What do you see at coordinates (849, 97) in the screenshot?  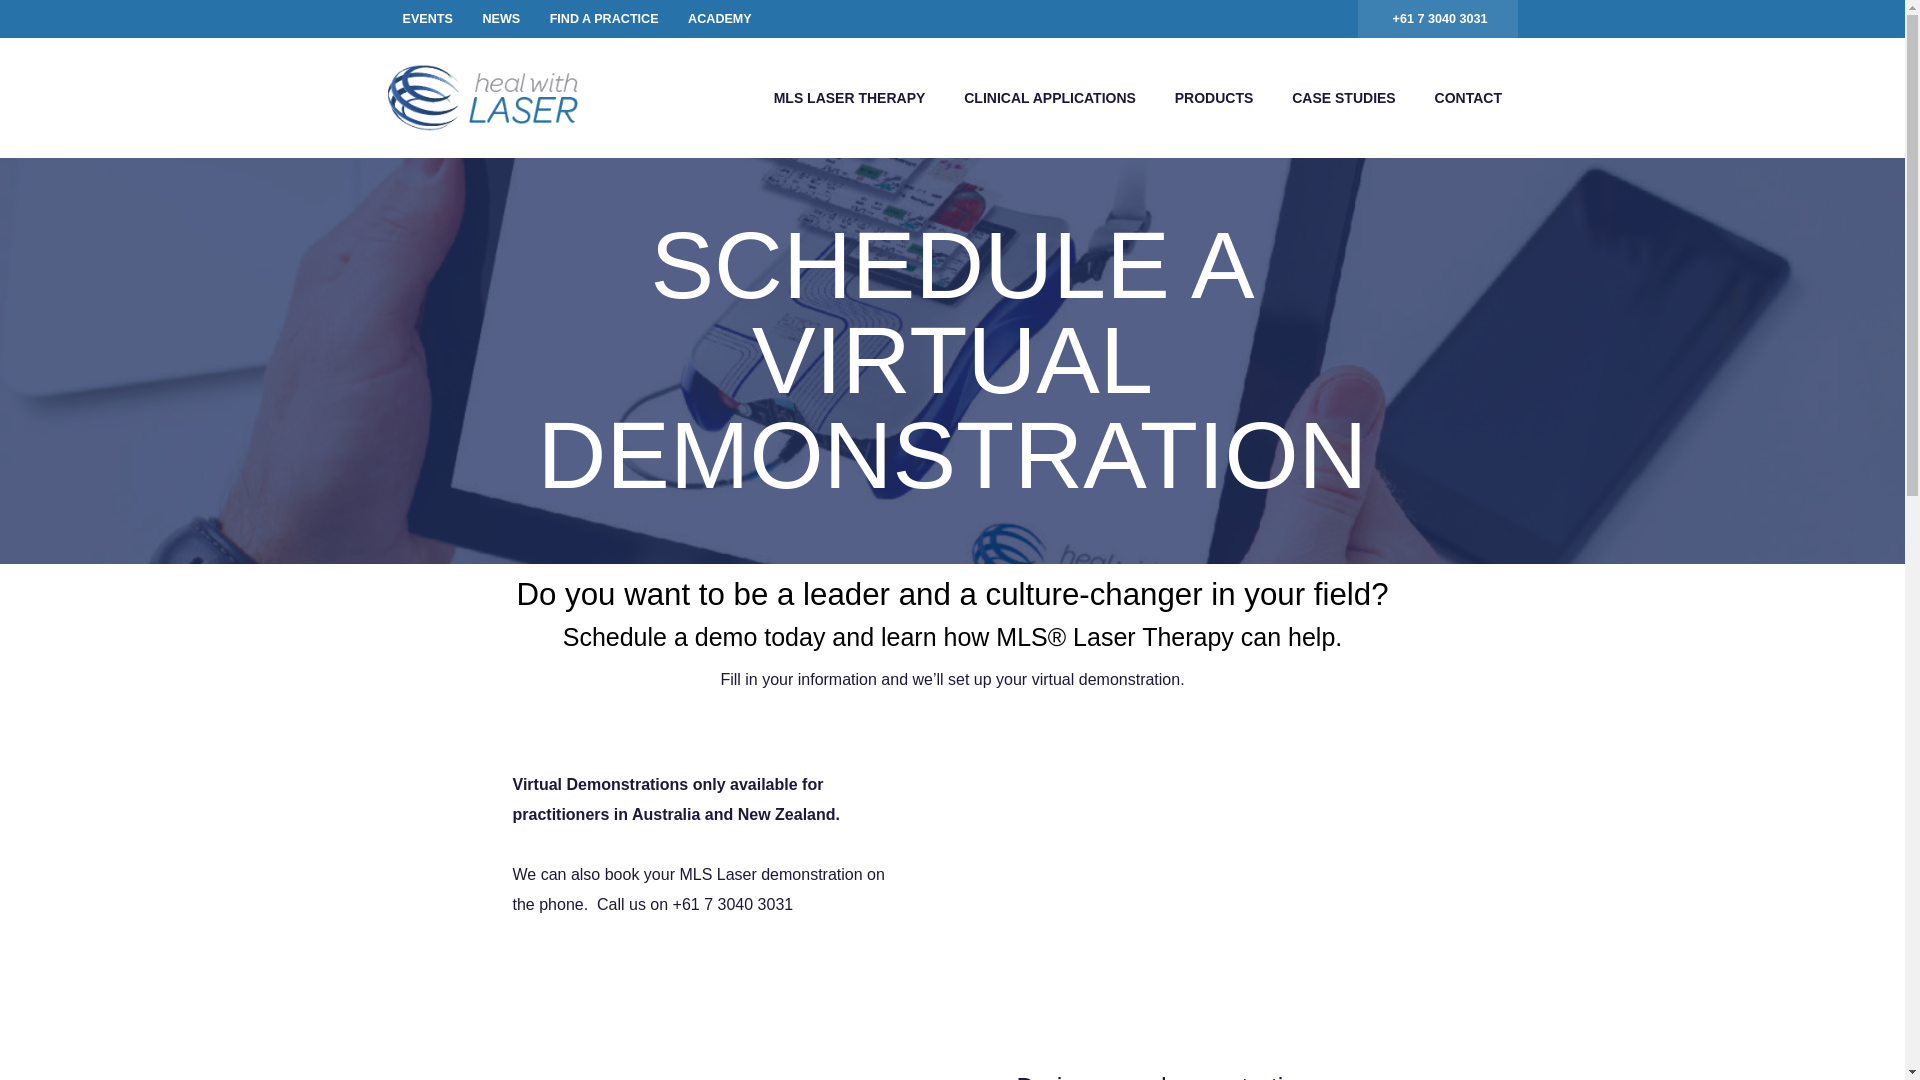 I see `'MLS LASER THERAPY'` at bounding box center [849, 97].